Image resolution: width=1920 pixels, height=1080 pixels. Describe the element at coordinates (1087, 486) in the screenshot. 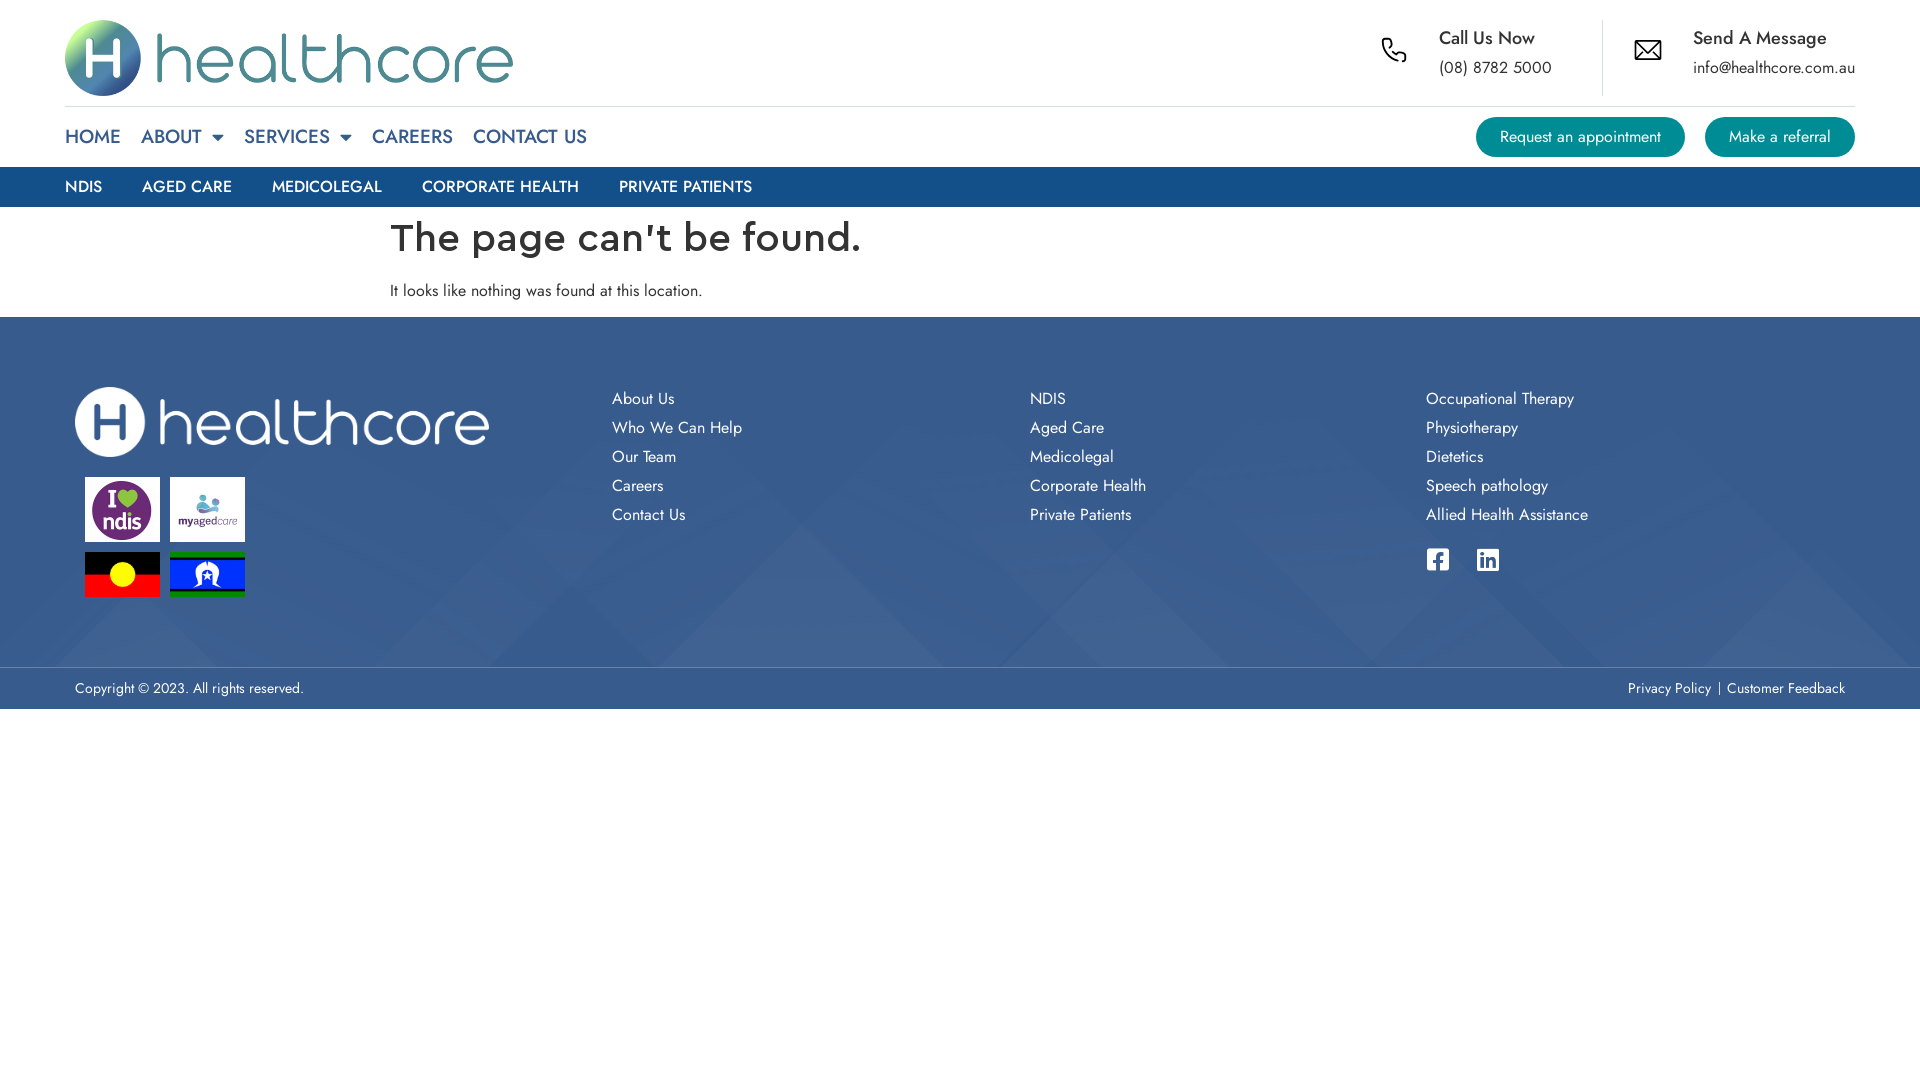

I see `'Corporate Health'` at that location.